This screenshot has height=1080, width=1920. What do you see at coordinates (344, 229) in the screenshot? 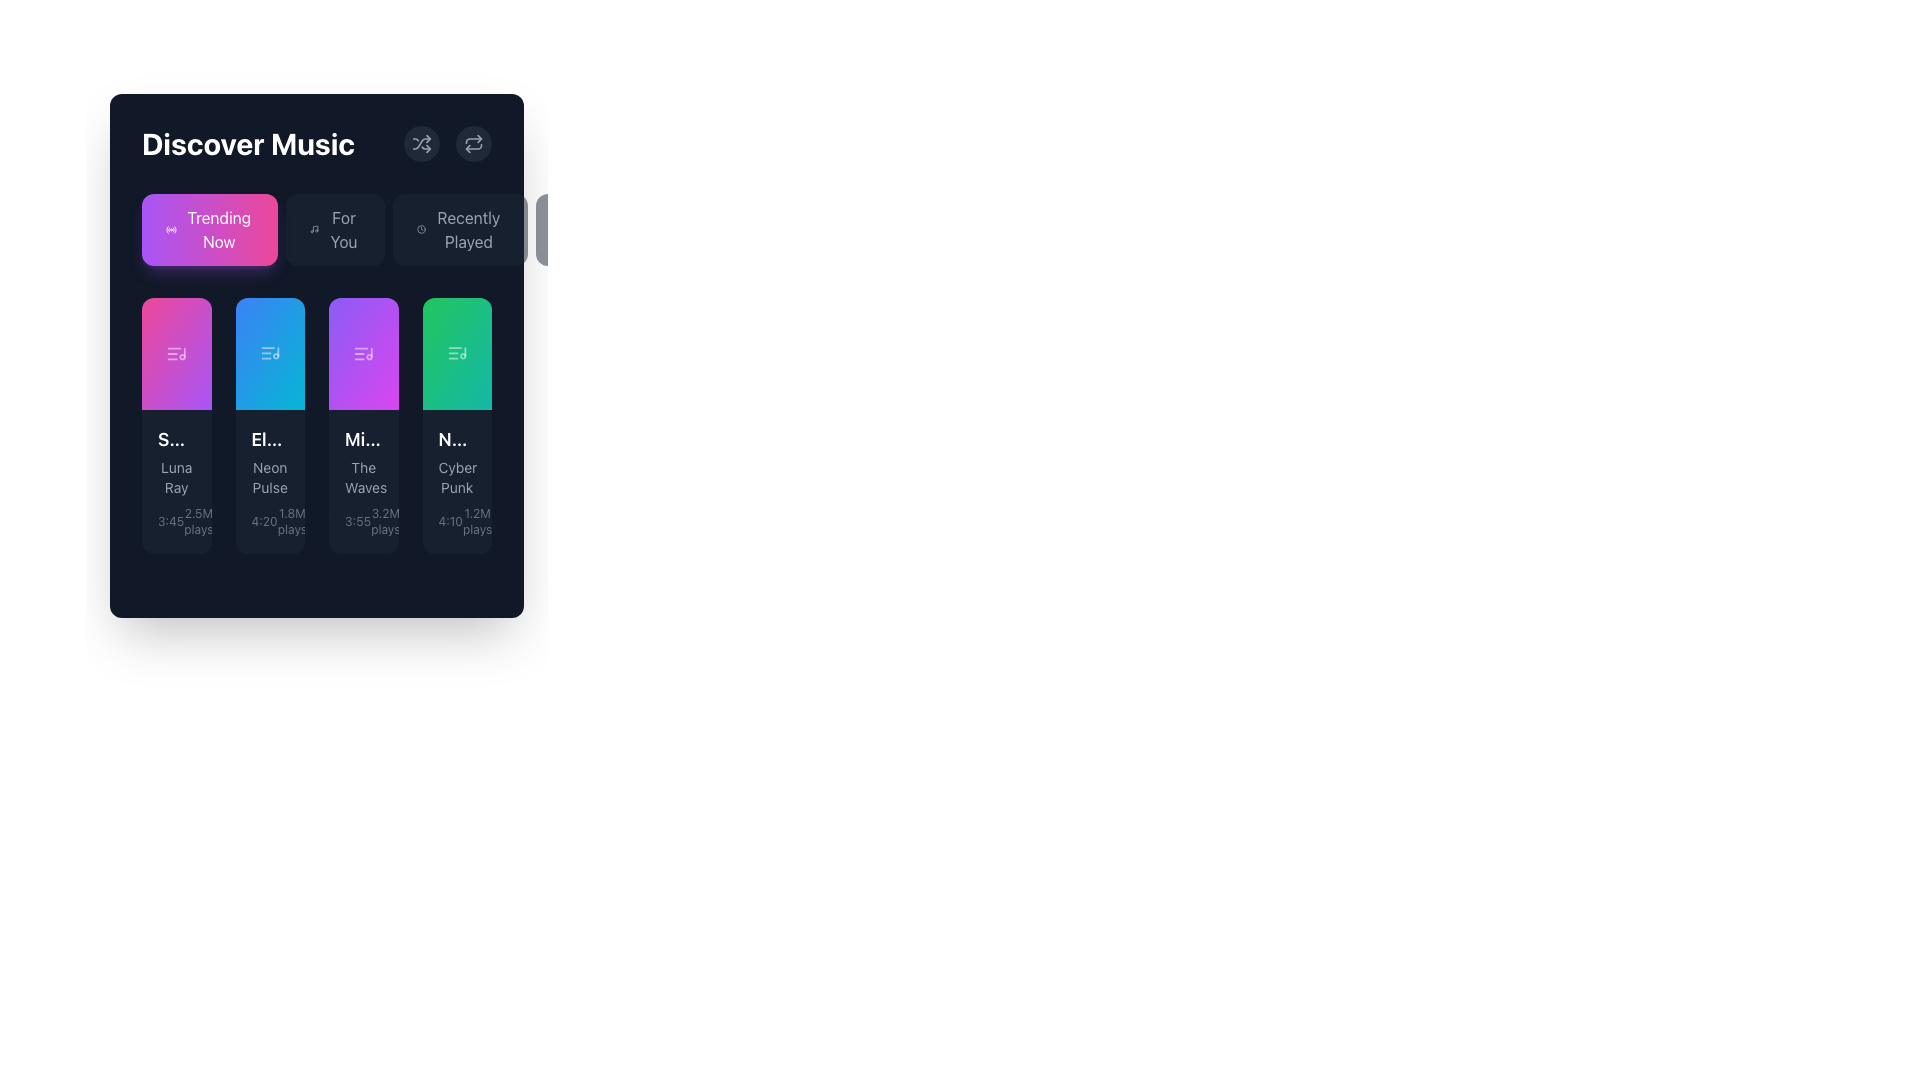
I see `the 'For You' text label within the navigational button` at bounding box center [344, 229].